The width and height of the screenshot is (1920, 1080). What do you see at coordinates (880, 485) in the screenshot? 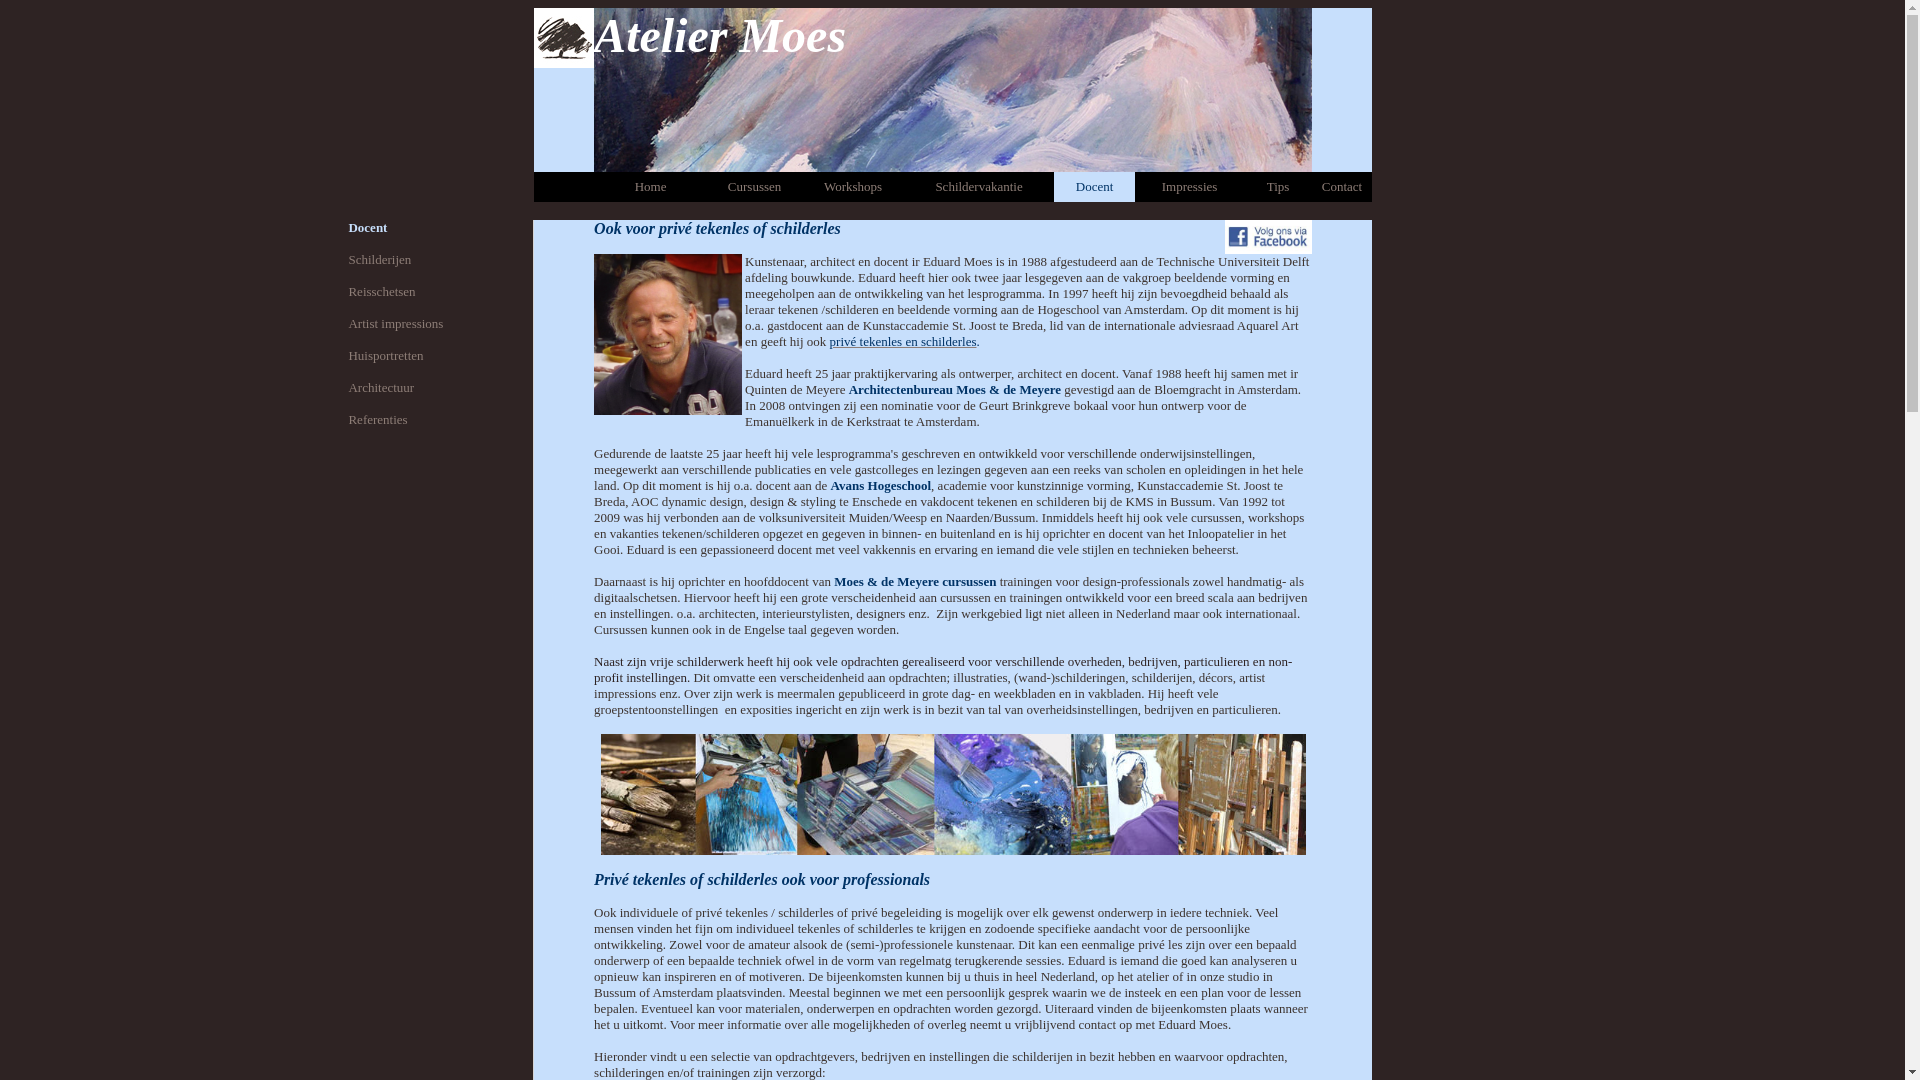
I see `'Avans Hogeschool'` at bounding box center [880, 485].